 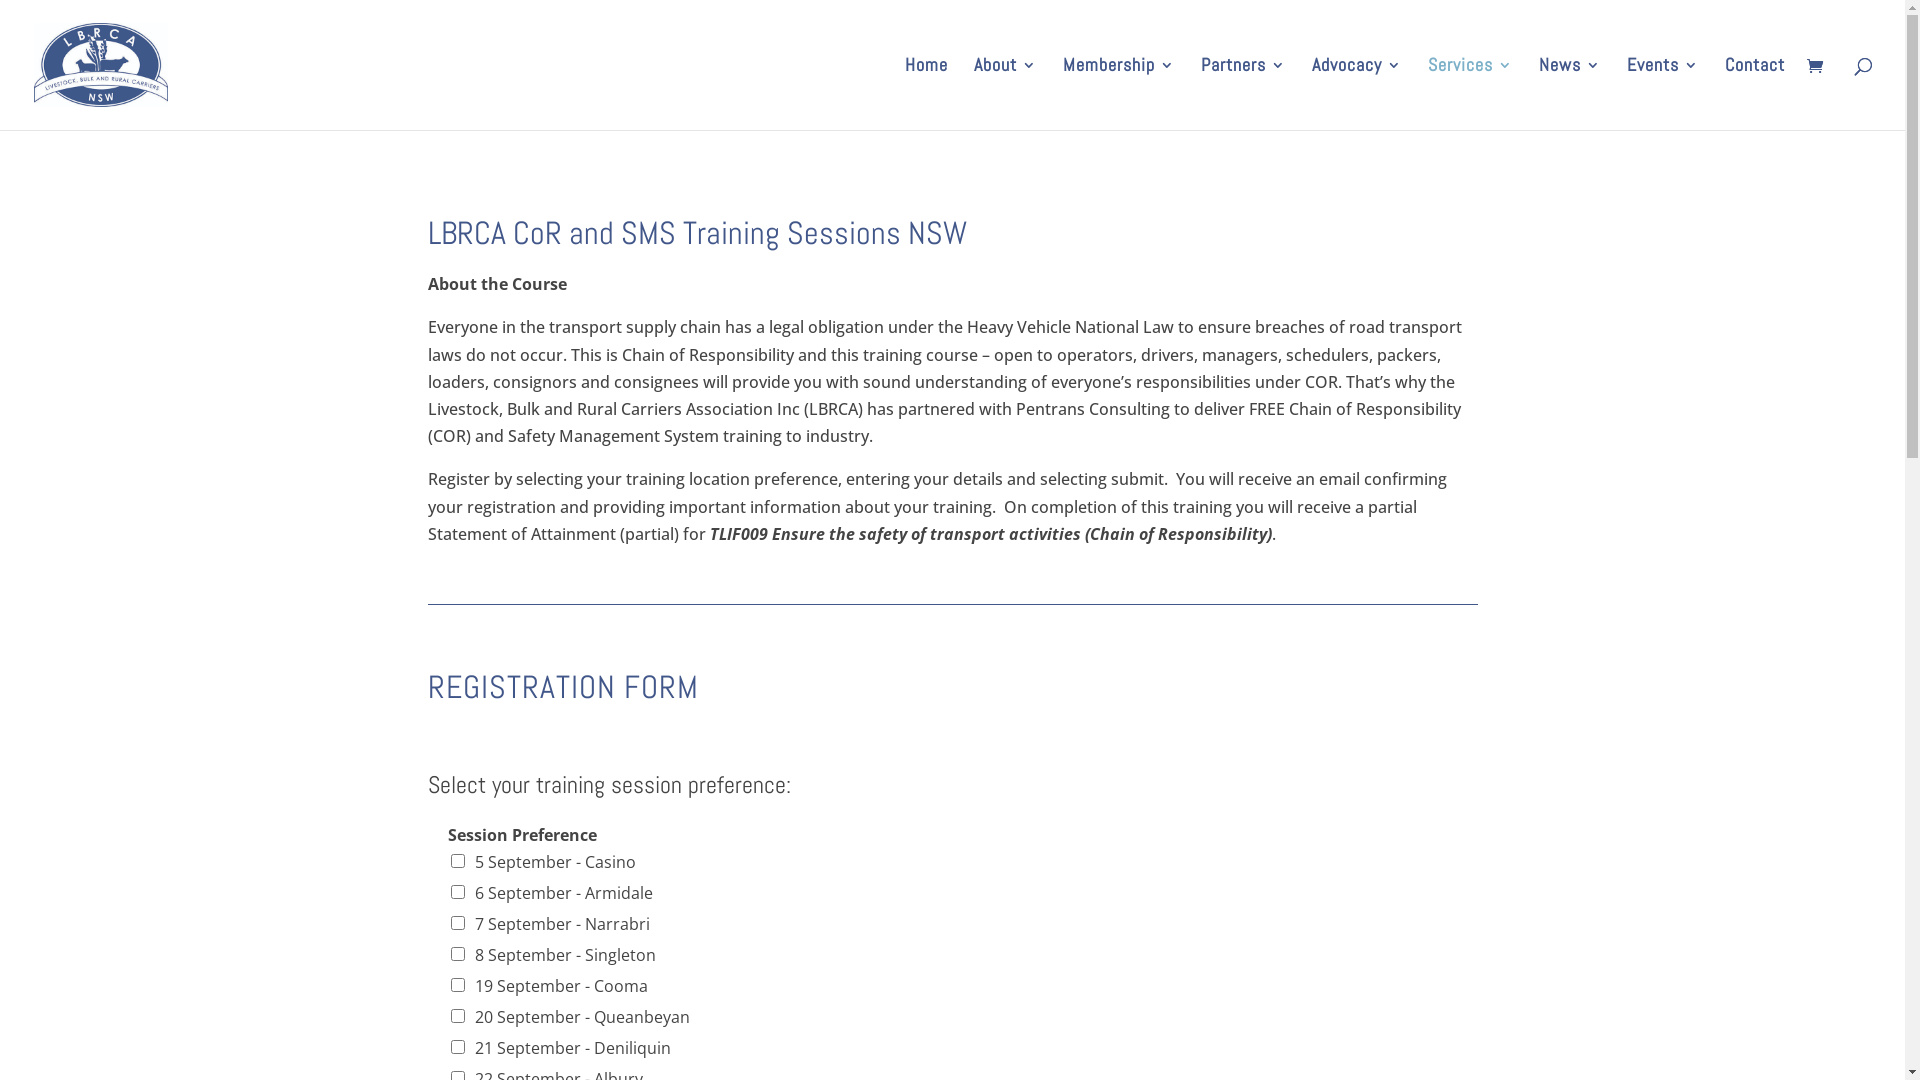 I want to click on 'Events', so click(x=1662, y=93).